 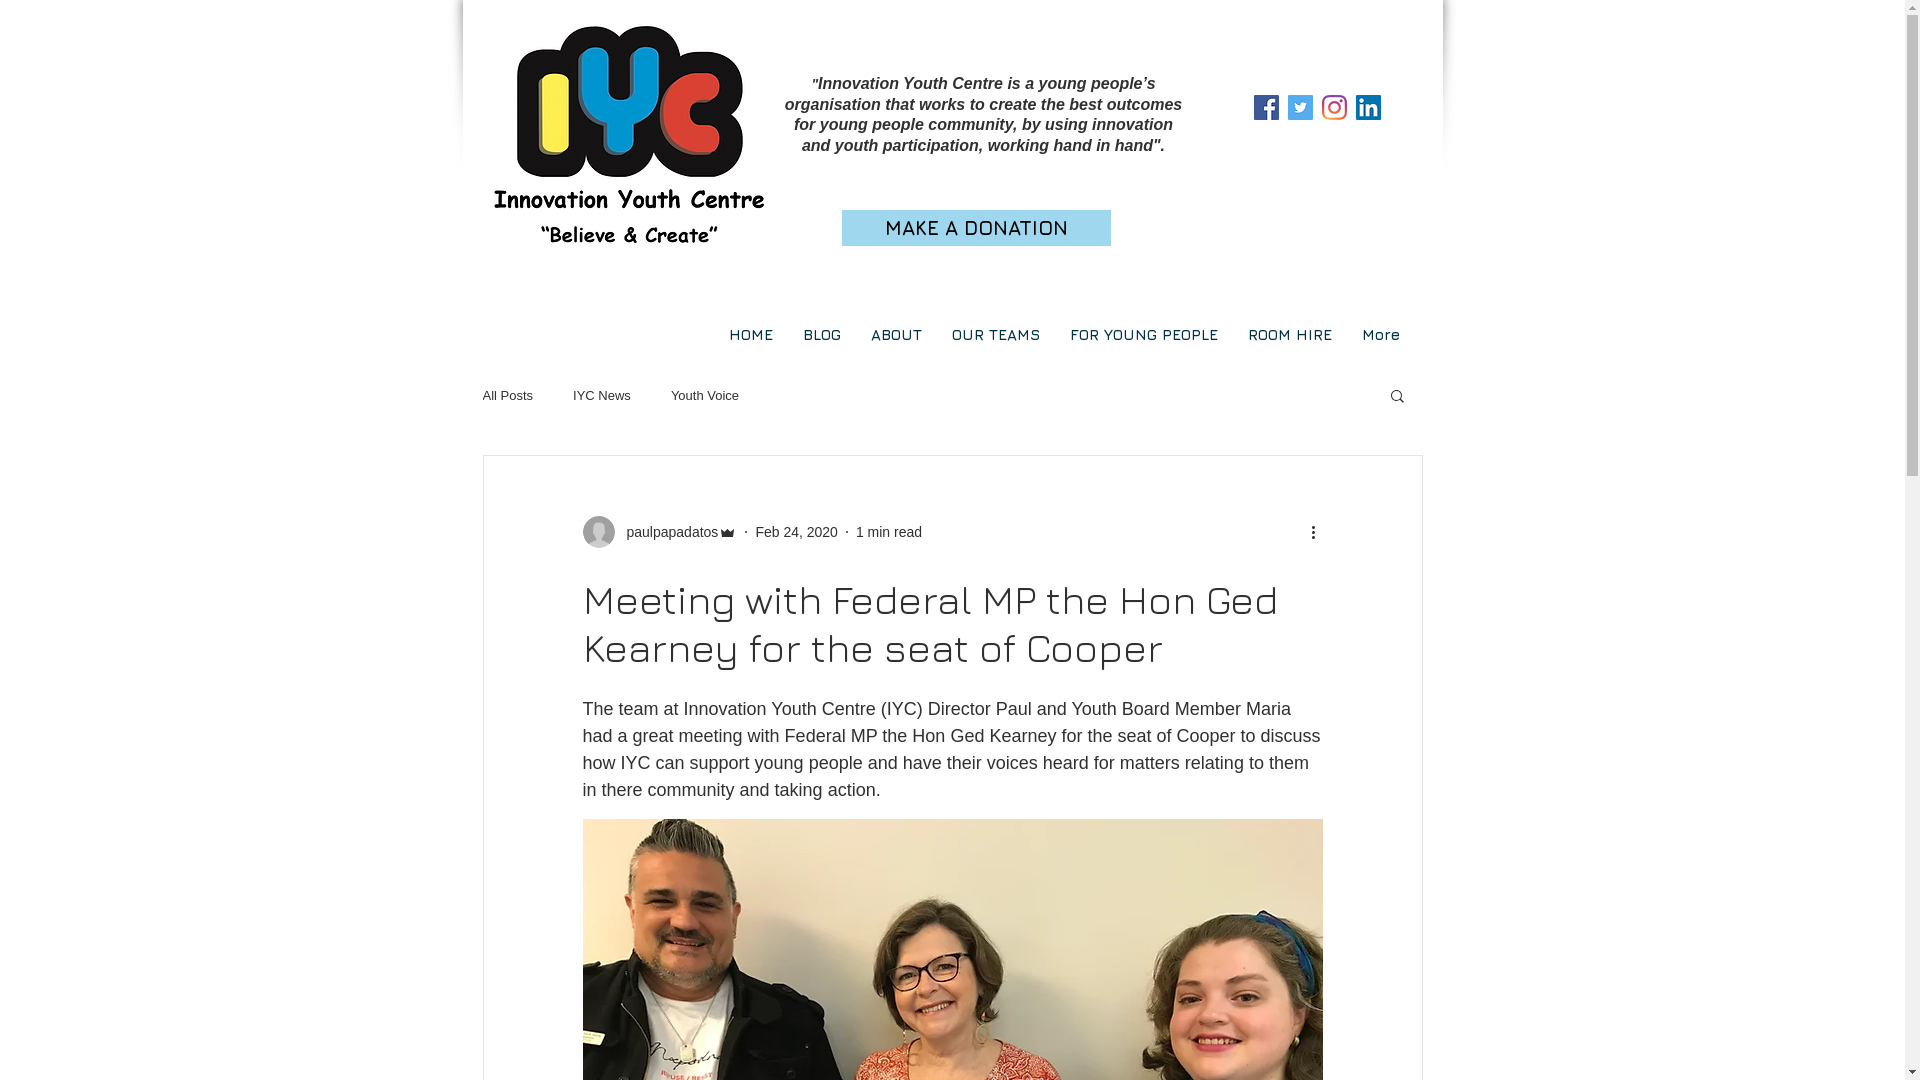 I want to click on 'Youth Voice', so click(x=705, y=395).